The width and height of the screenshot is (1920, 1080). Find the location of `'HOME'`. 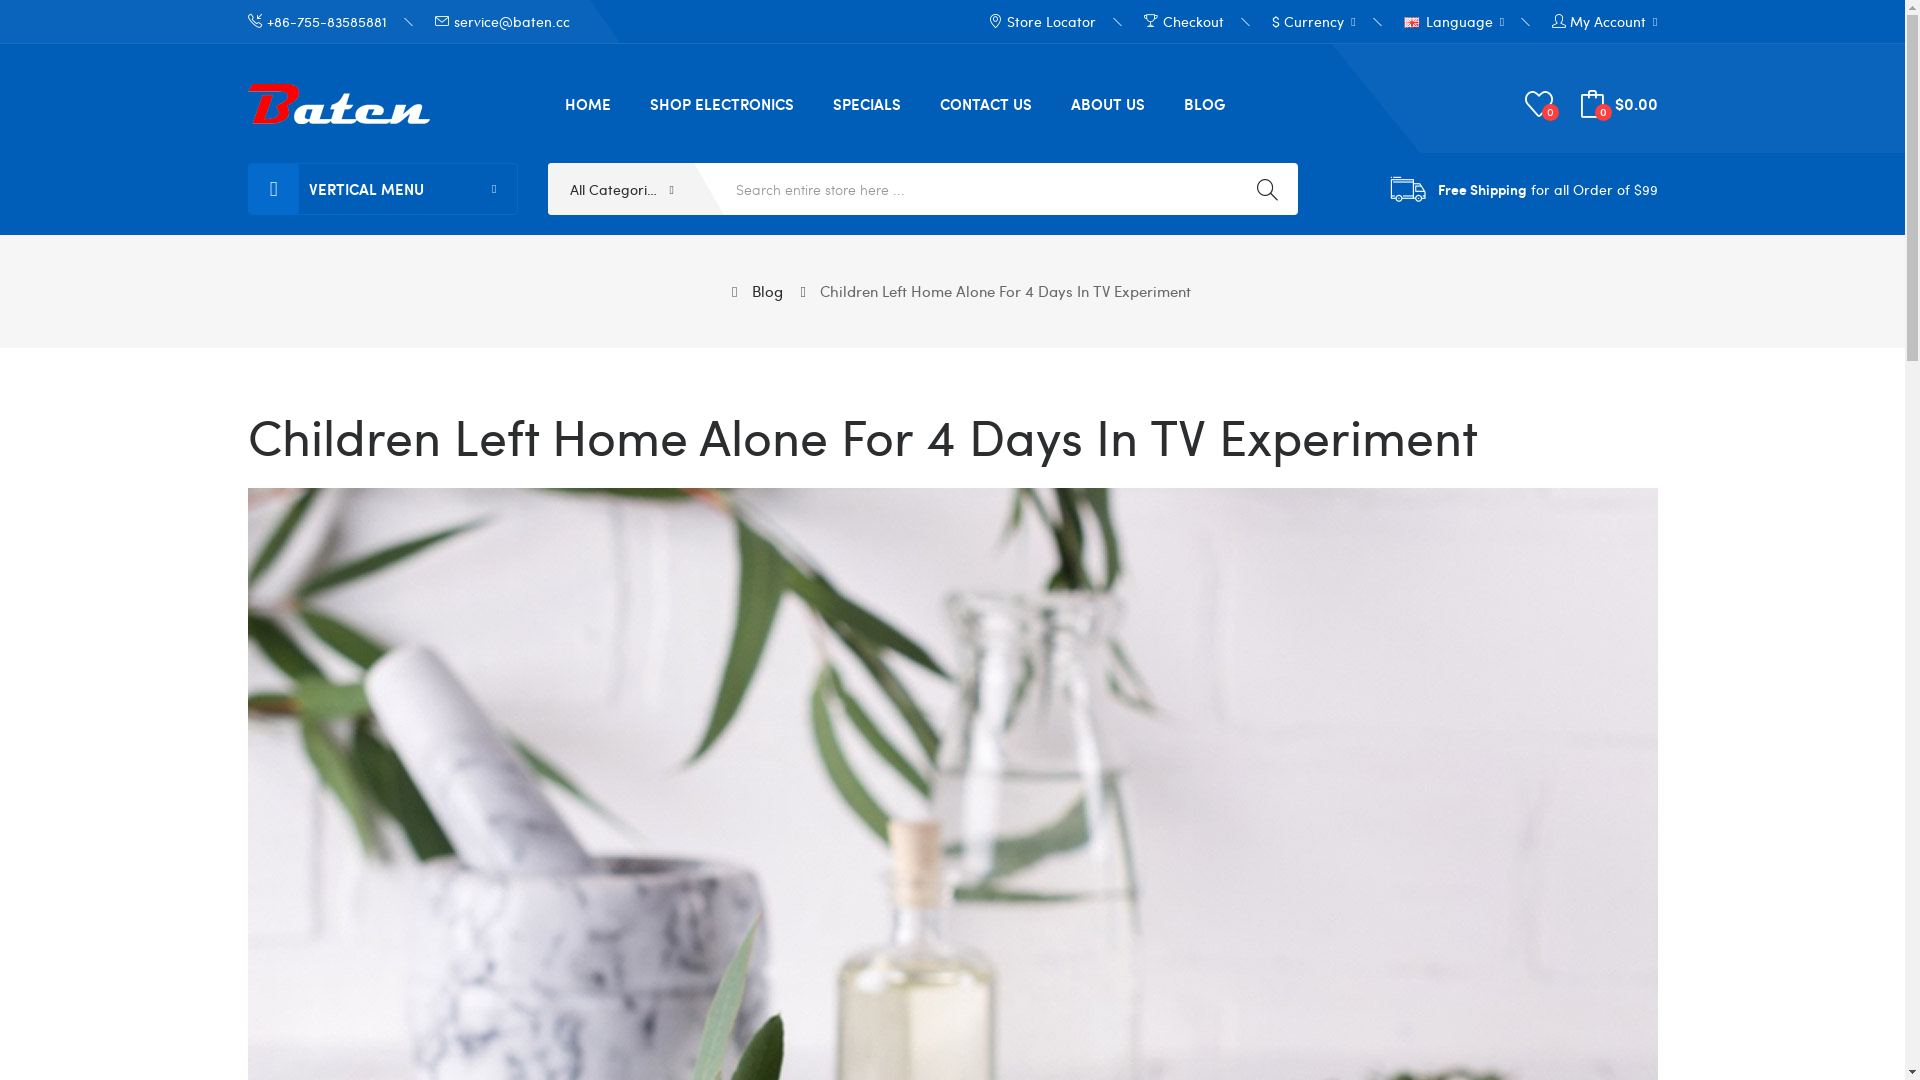

'HOME' is located at coordinates (587, 103).